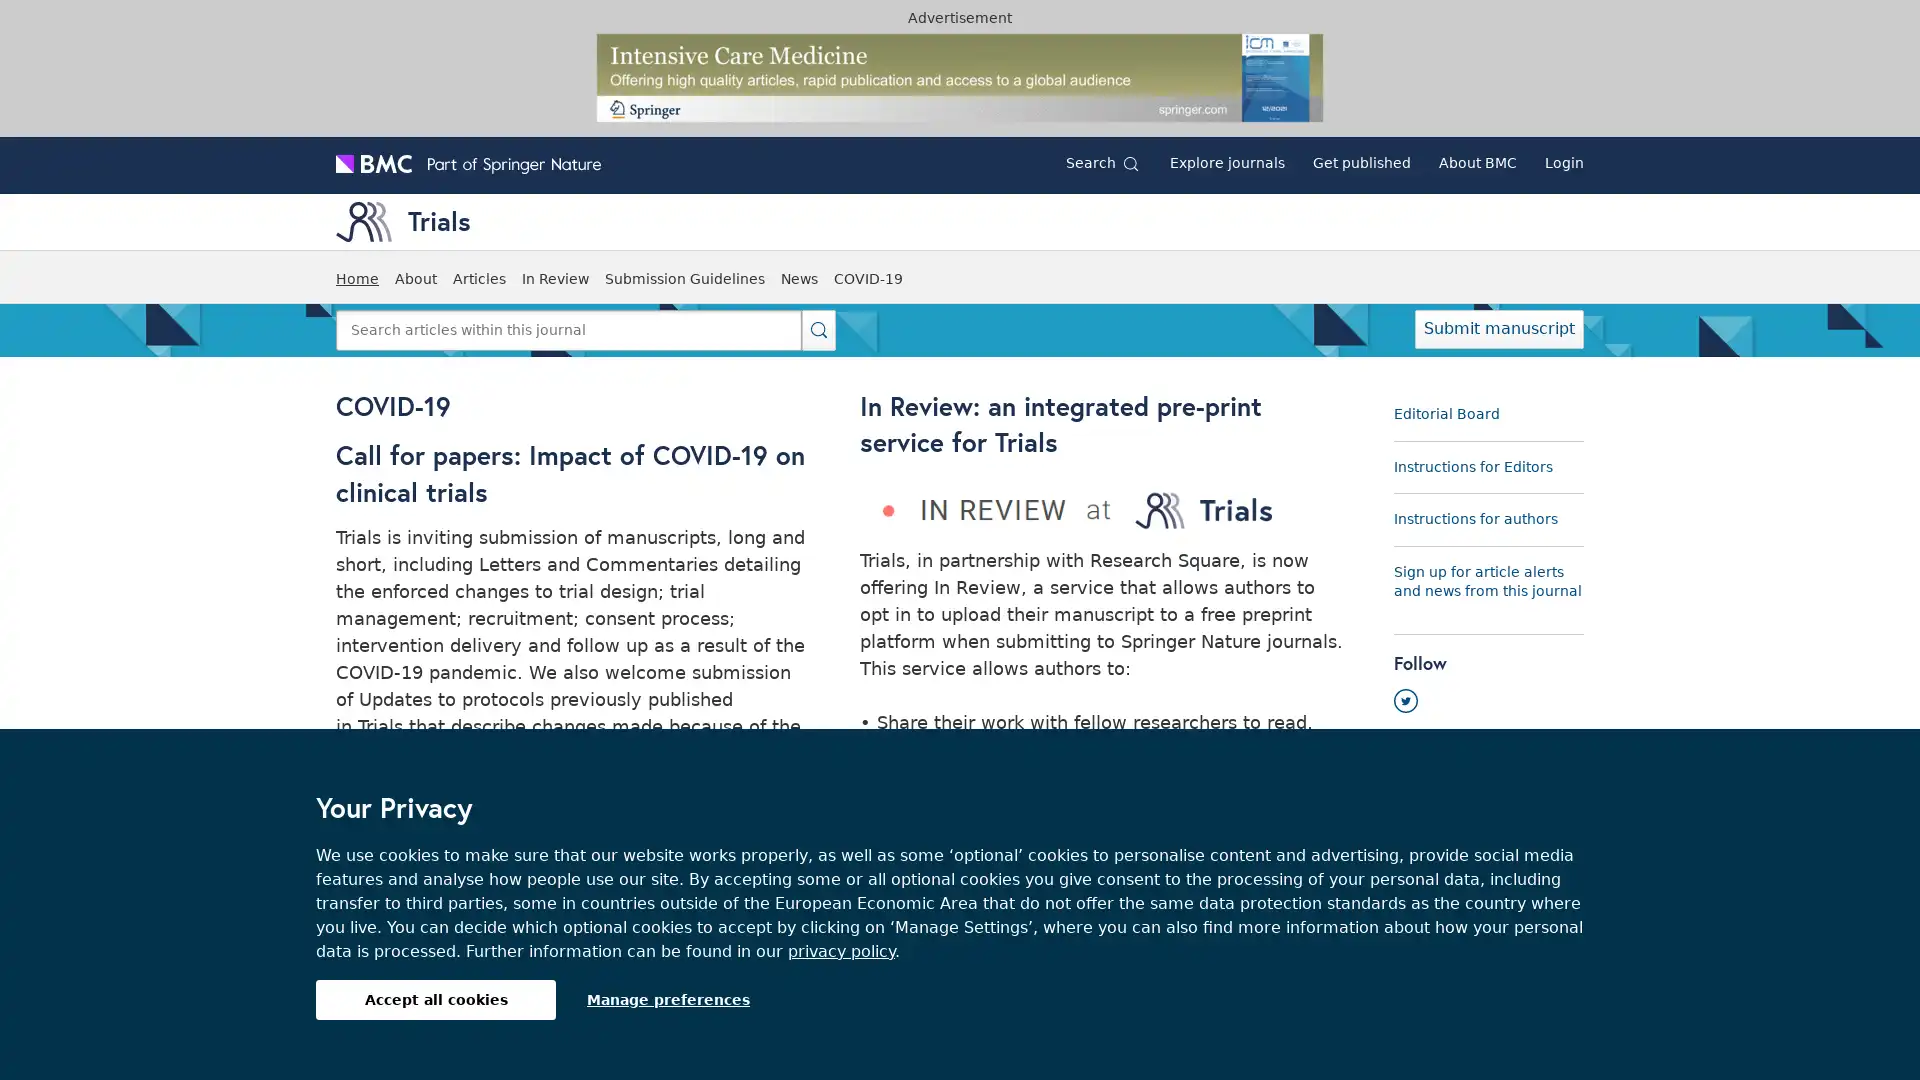  Describe the element at coordinates (668, 999) in the screenshot. I see `Manage preferences` at that location.